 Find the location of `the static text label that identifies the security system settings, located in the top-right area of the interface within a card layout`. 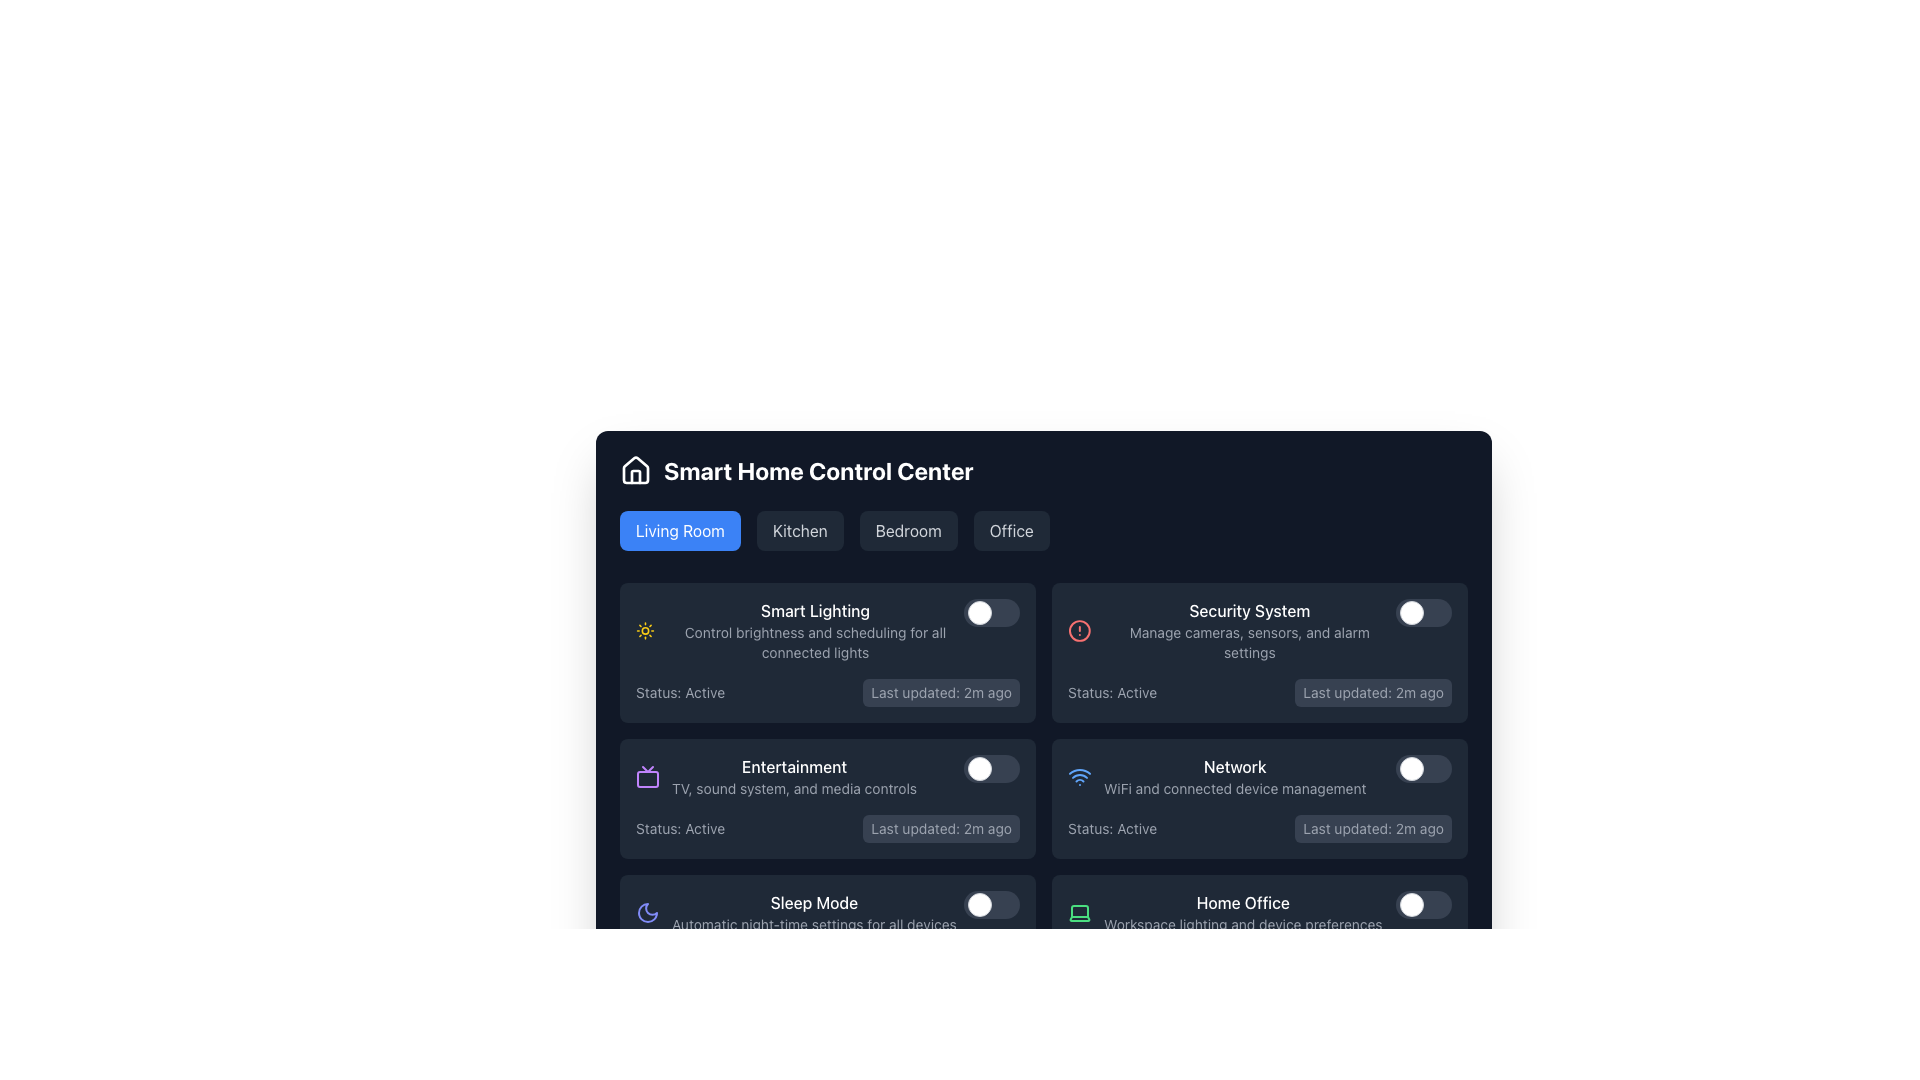

the static text label that identifies the security system settings, located in the top-right area of the interface within a card layout is located at coordinates (1248, 609).